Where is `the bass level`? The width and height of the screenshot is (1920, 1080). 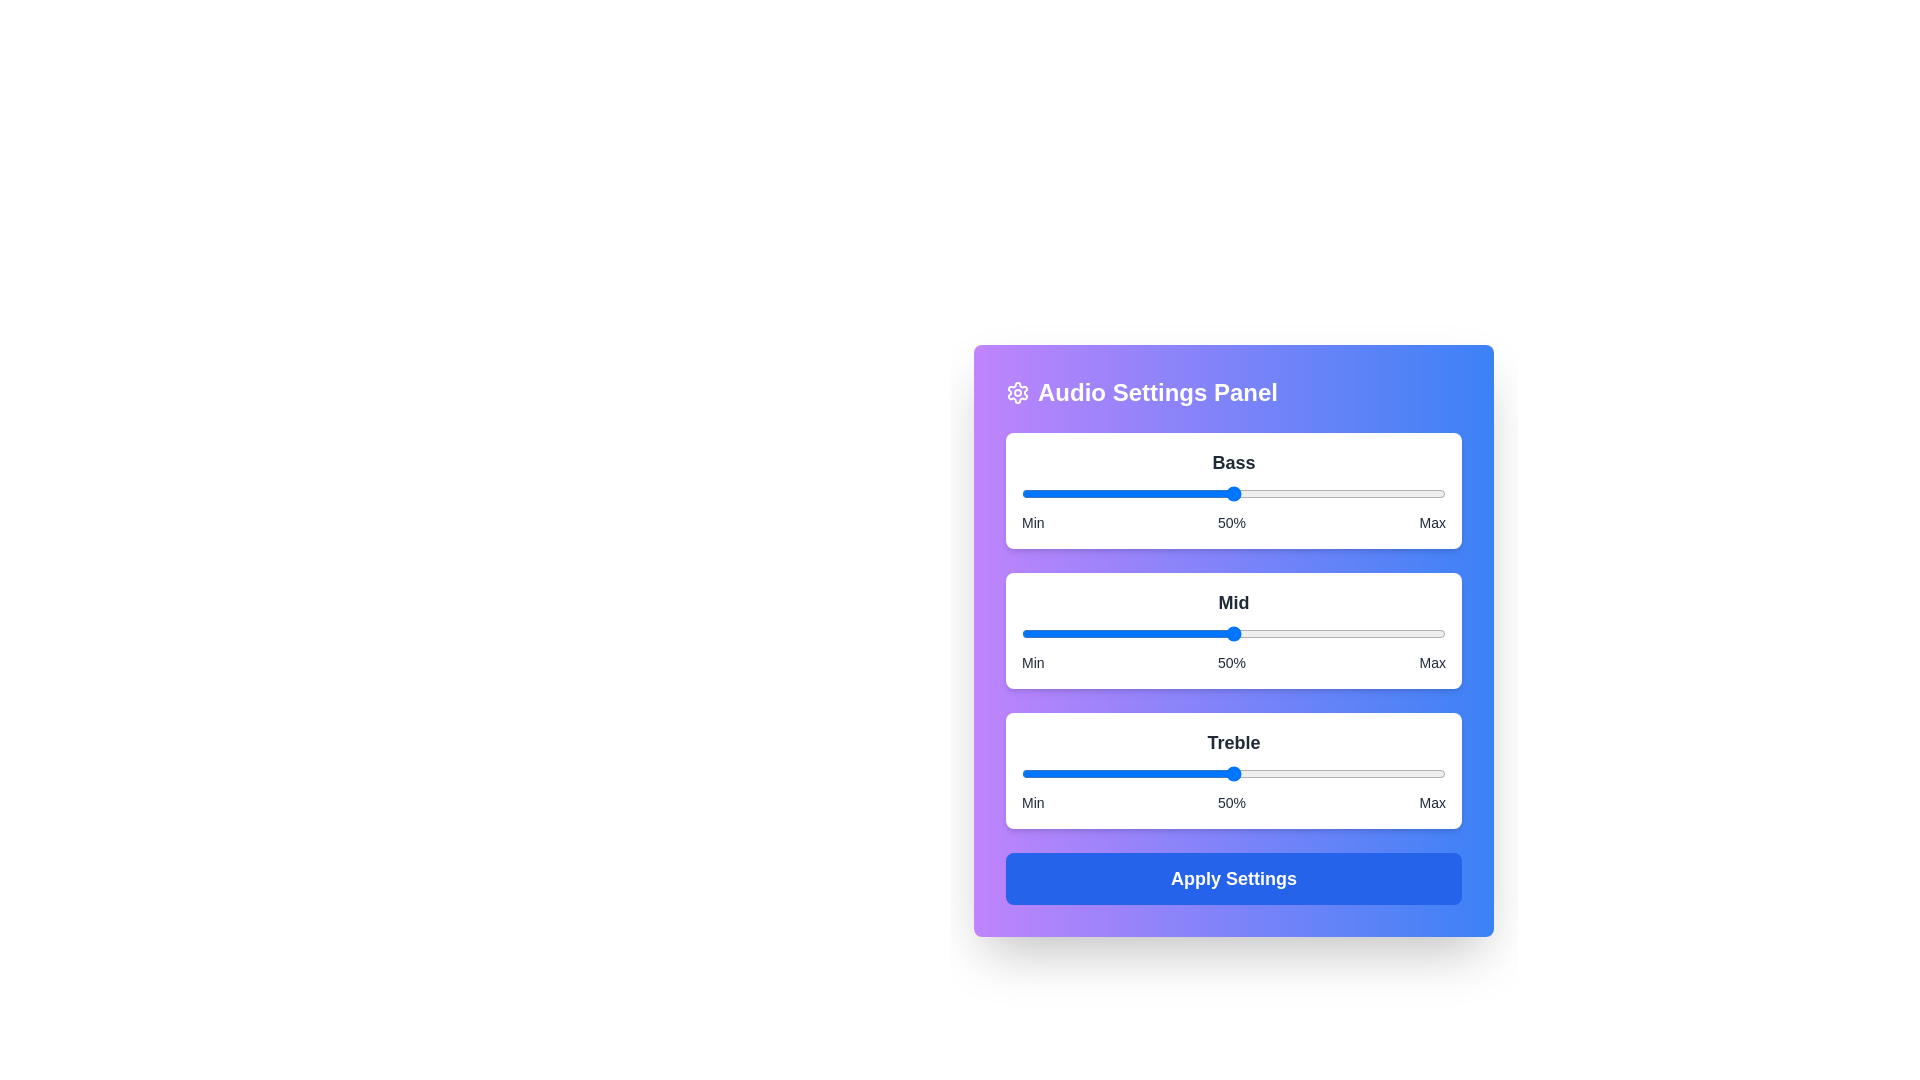
the bass level is located at coordinates (1381, 493).